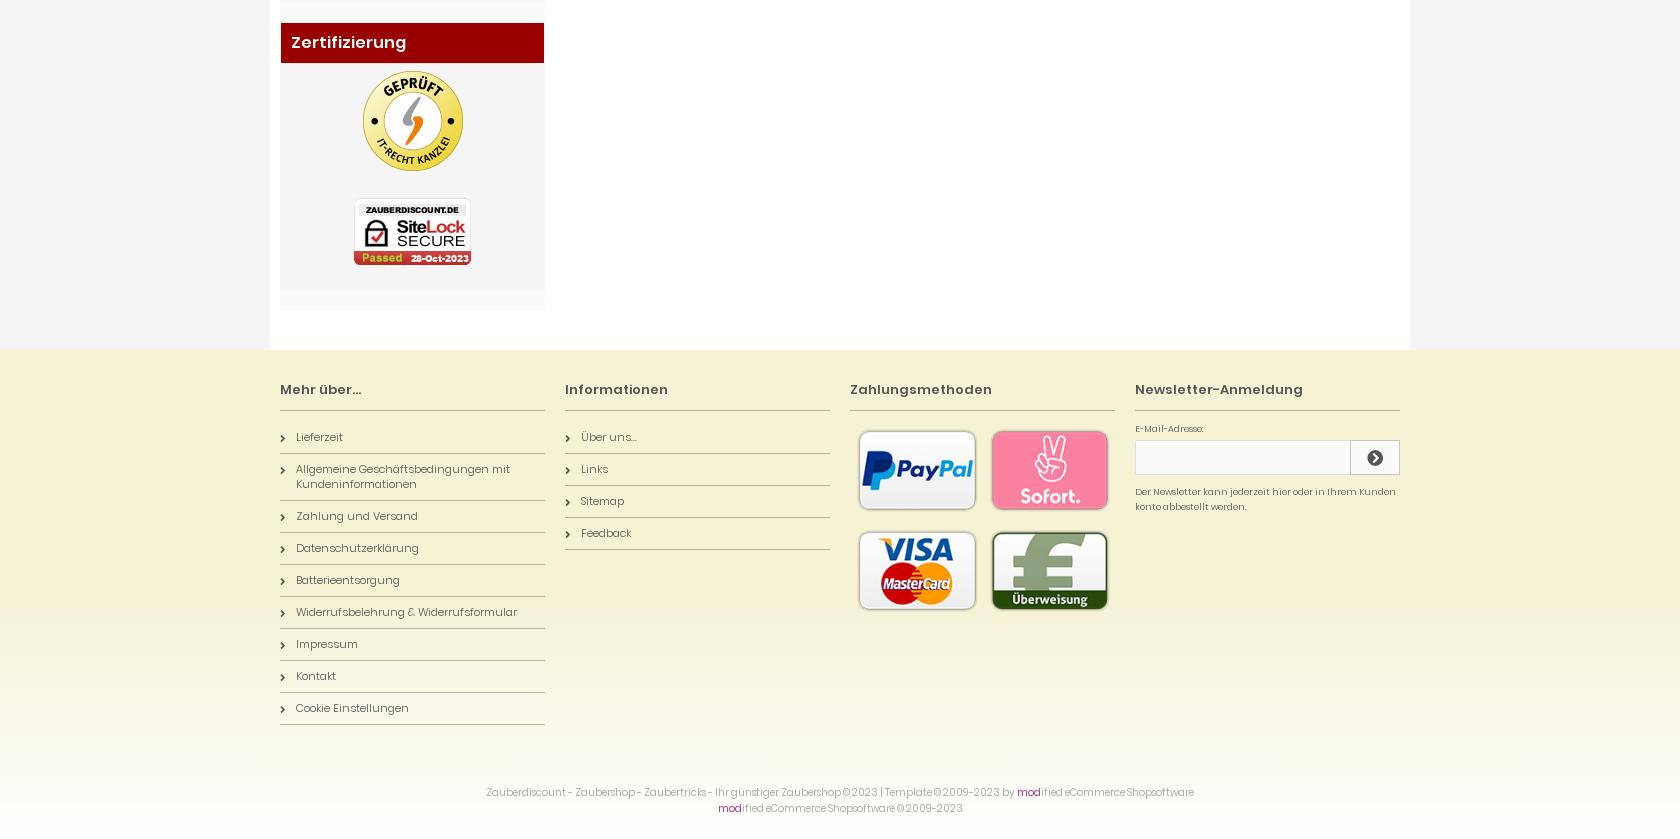 This screenshot has width=1680, height=839. What do you see at coordinates (319, 436) in the screenshot?
I see `'Lieferzeit'` at bounding box center [319, 436].